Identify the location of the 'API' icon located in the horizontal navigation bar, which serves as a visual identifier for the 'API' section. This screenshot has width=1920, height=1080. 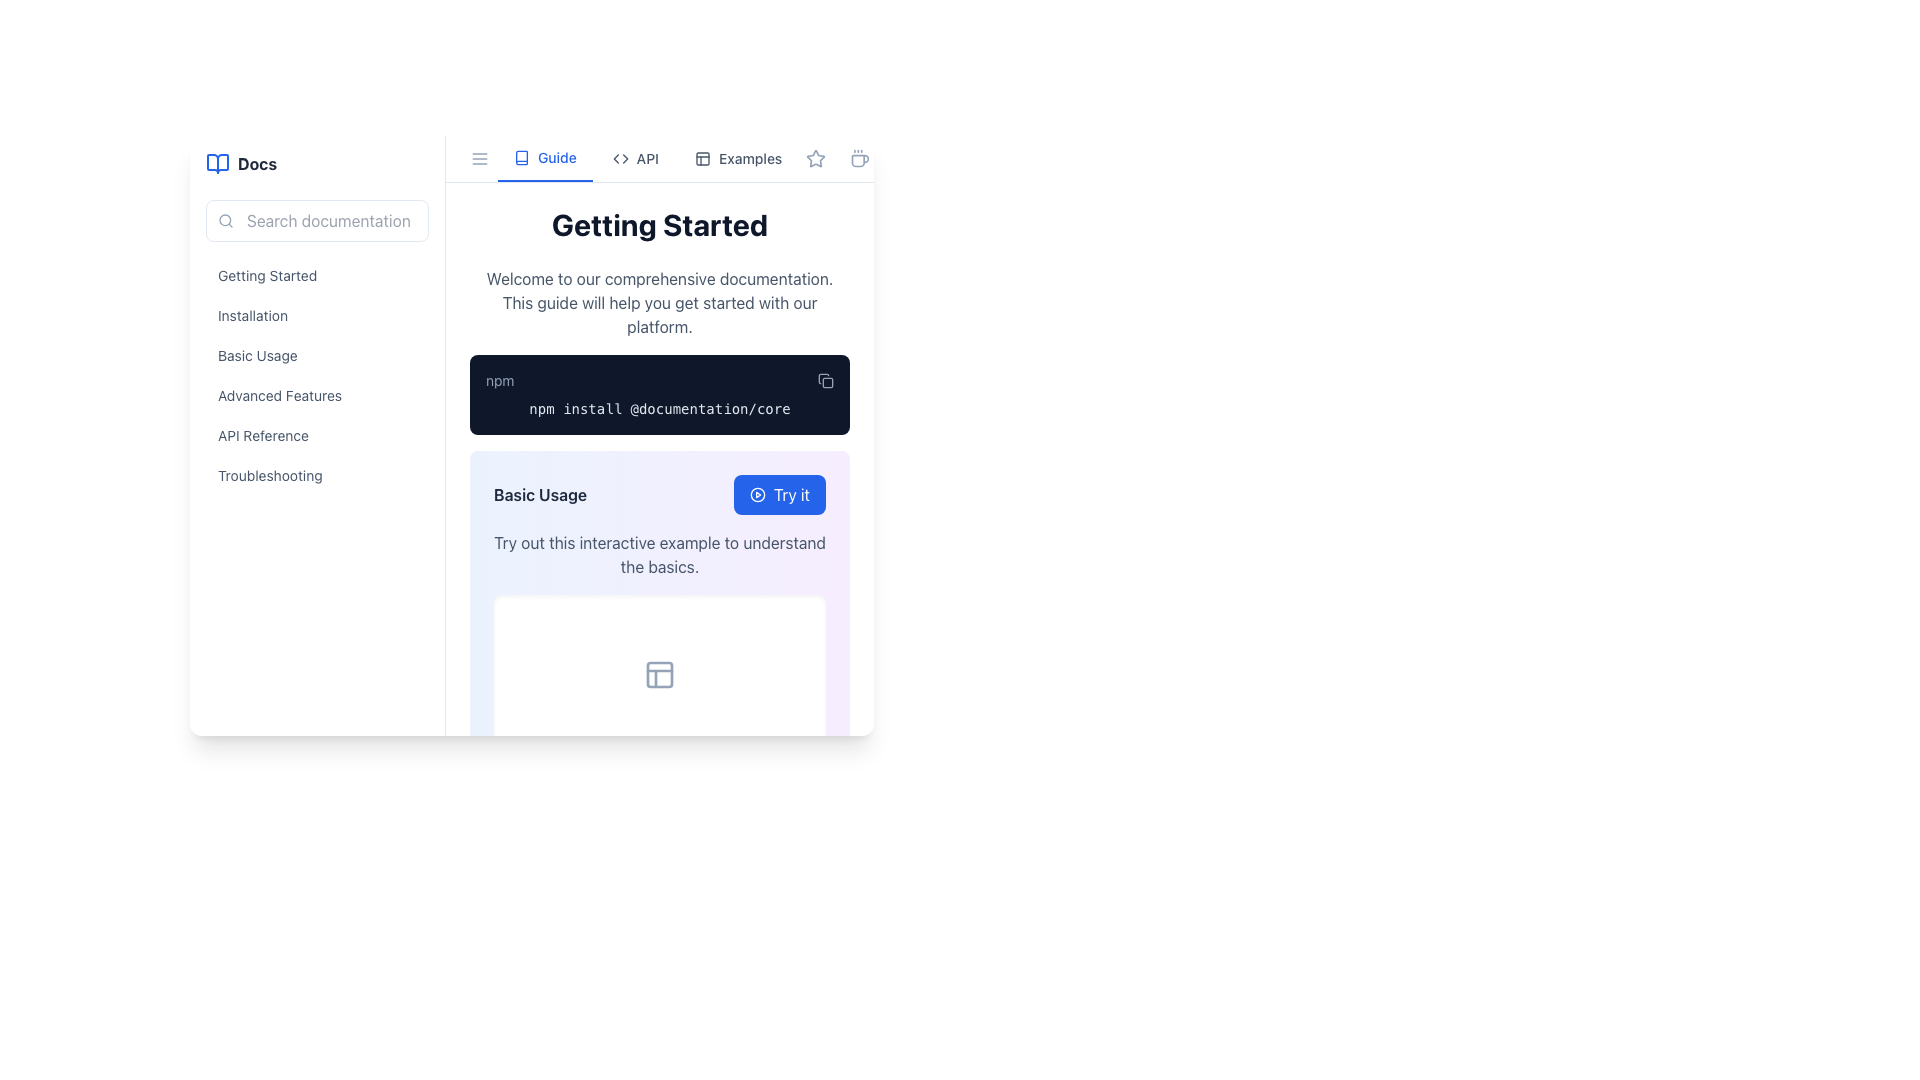
(619, 157).